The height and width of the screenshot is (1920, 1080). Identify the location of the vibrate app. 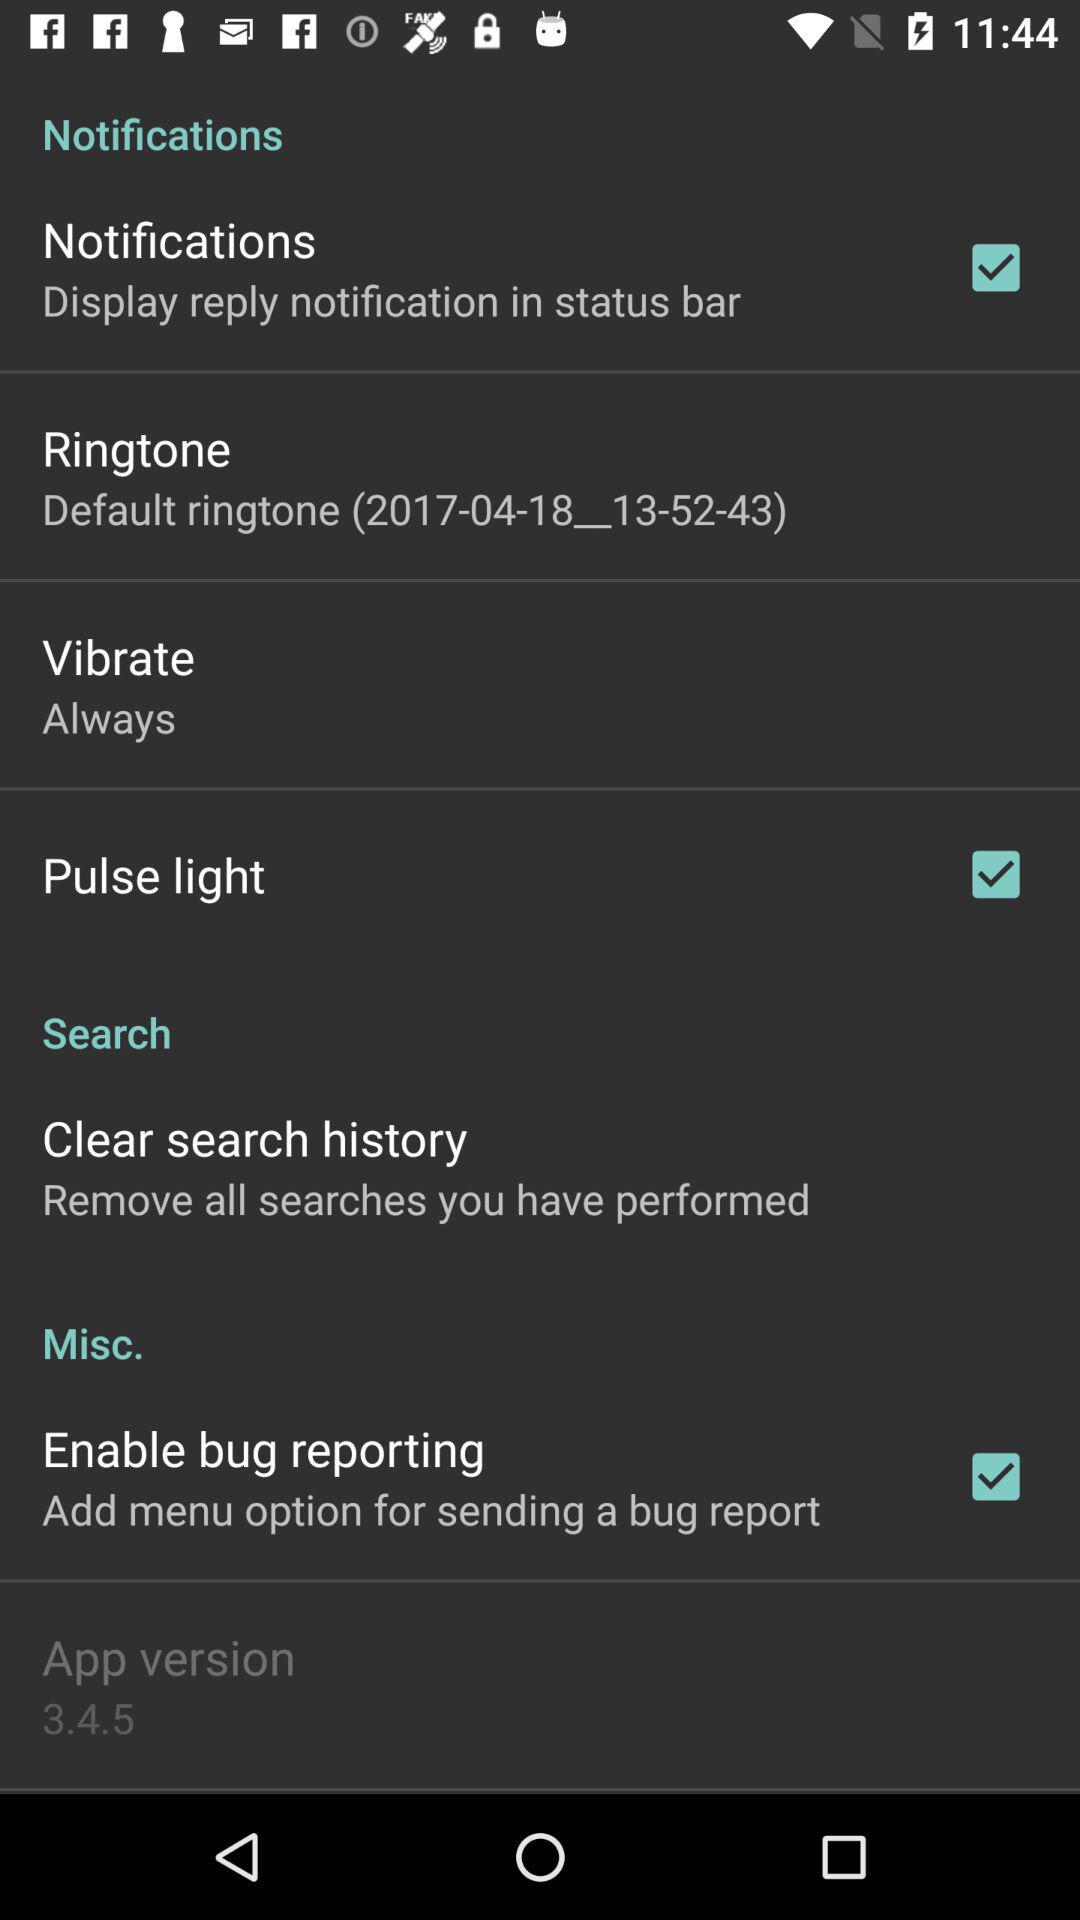
(118, 656).